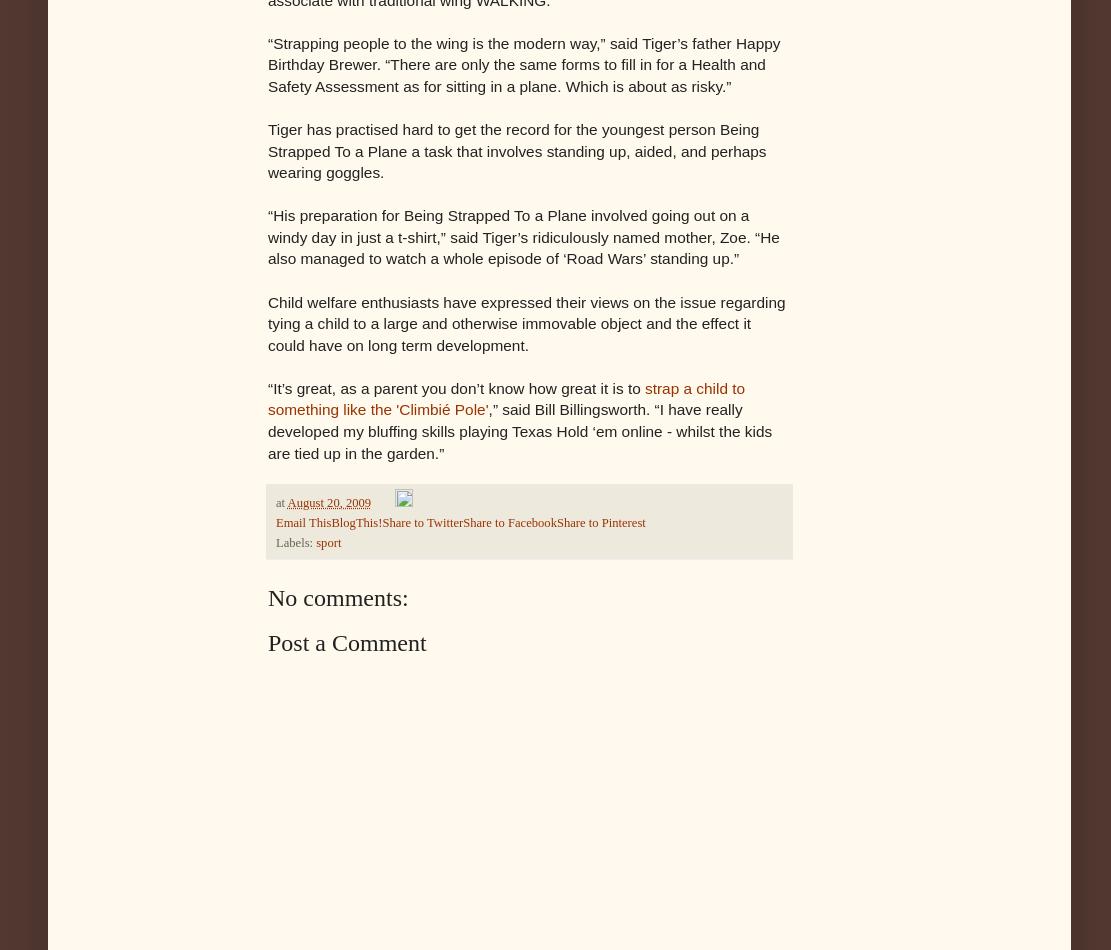 This screenshot has height=950, width=1111. Describe the element at coordinates (509, 522) in the screenshot. I see `'Share to Facebook'` at that location.